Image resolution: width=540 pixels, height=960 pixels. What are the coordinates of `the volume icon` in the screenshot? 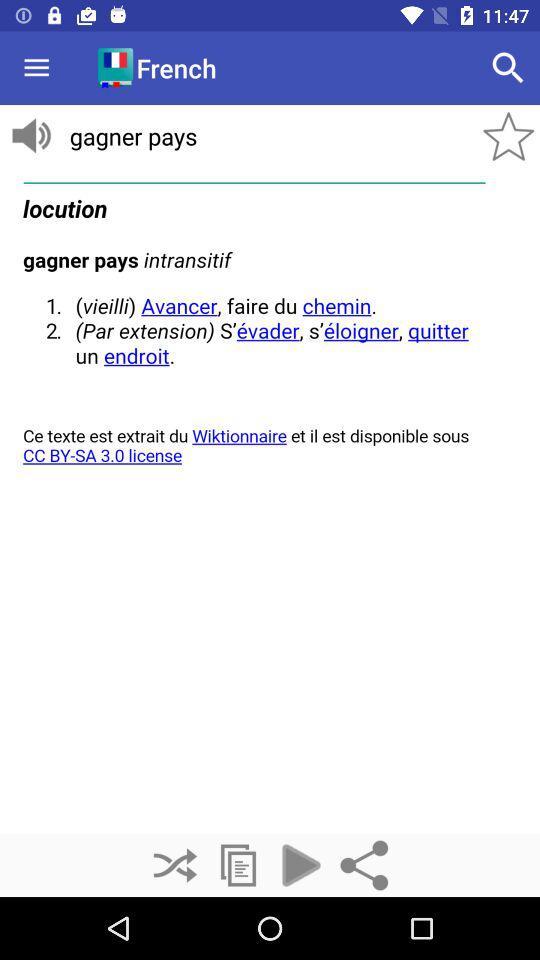 It's located at (30, 135).